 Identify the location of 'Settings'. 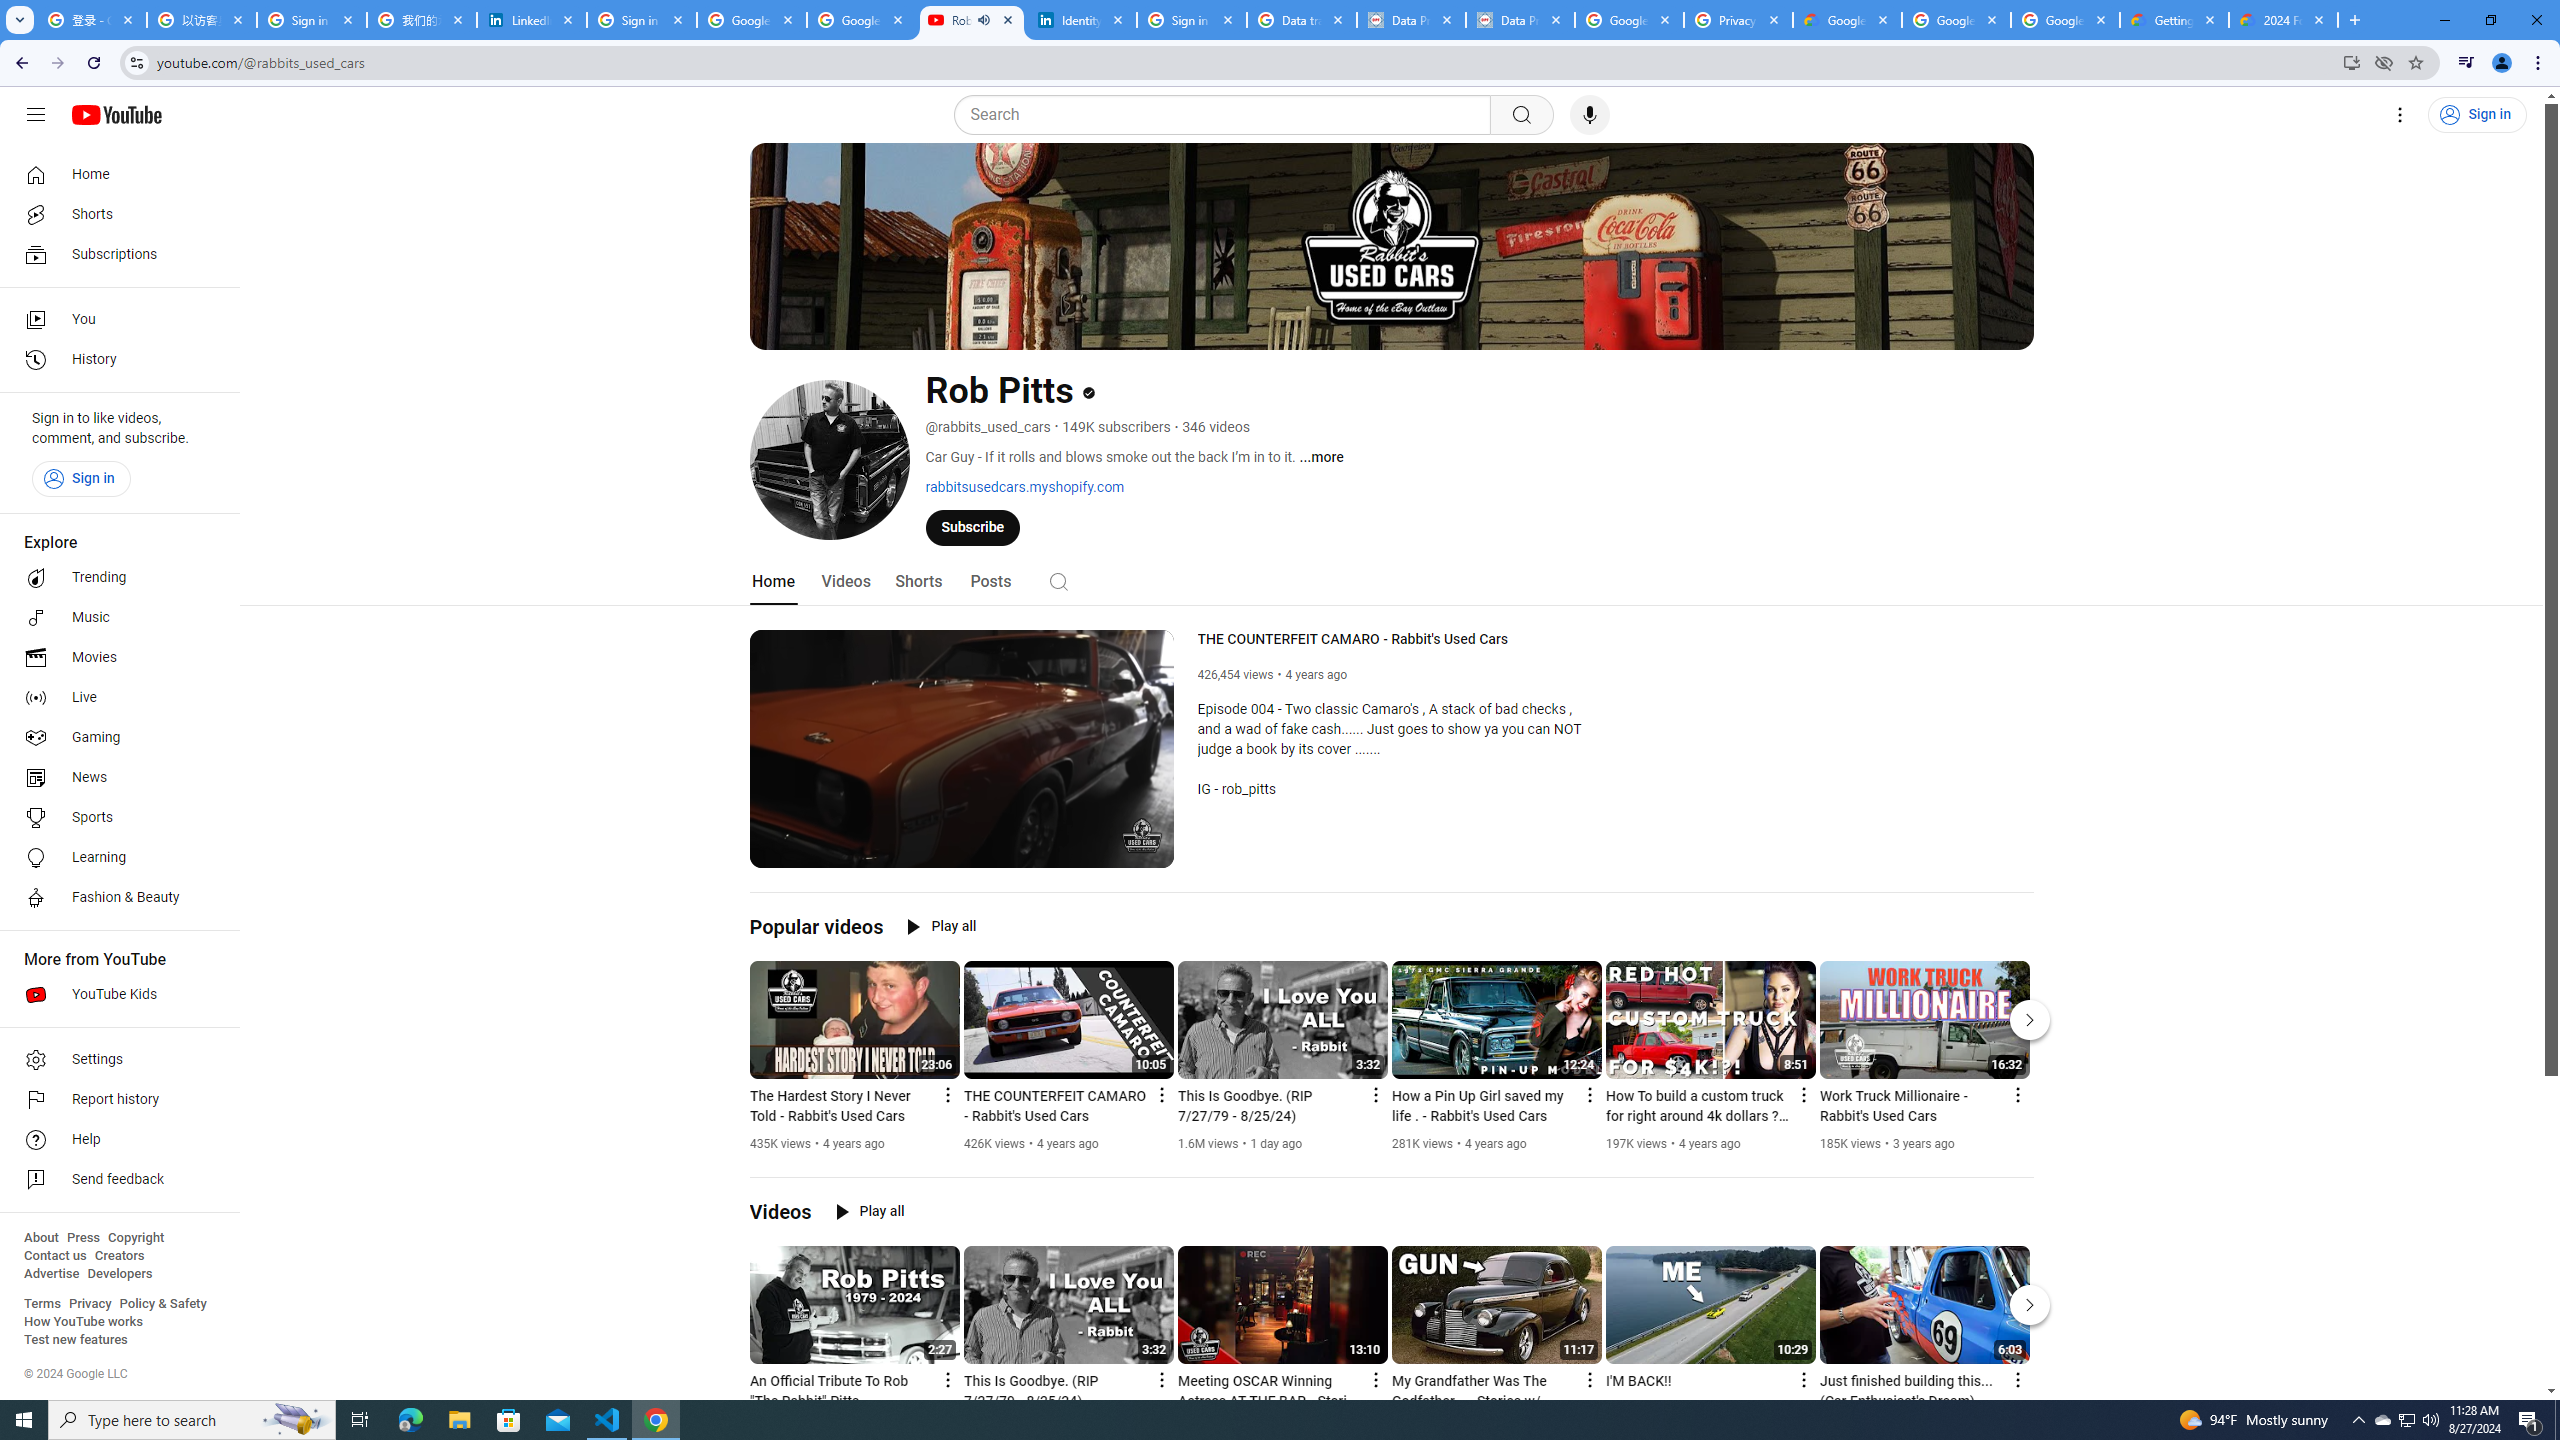
(2401, 114).